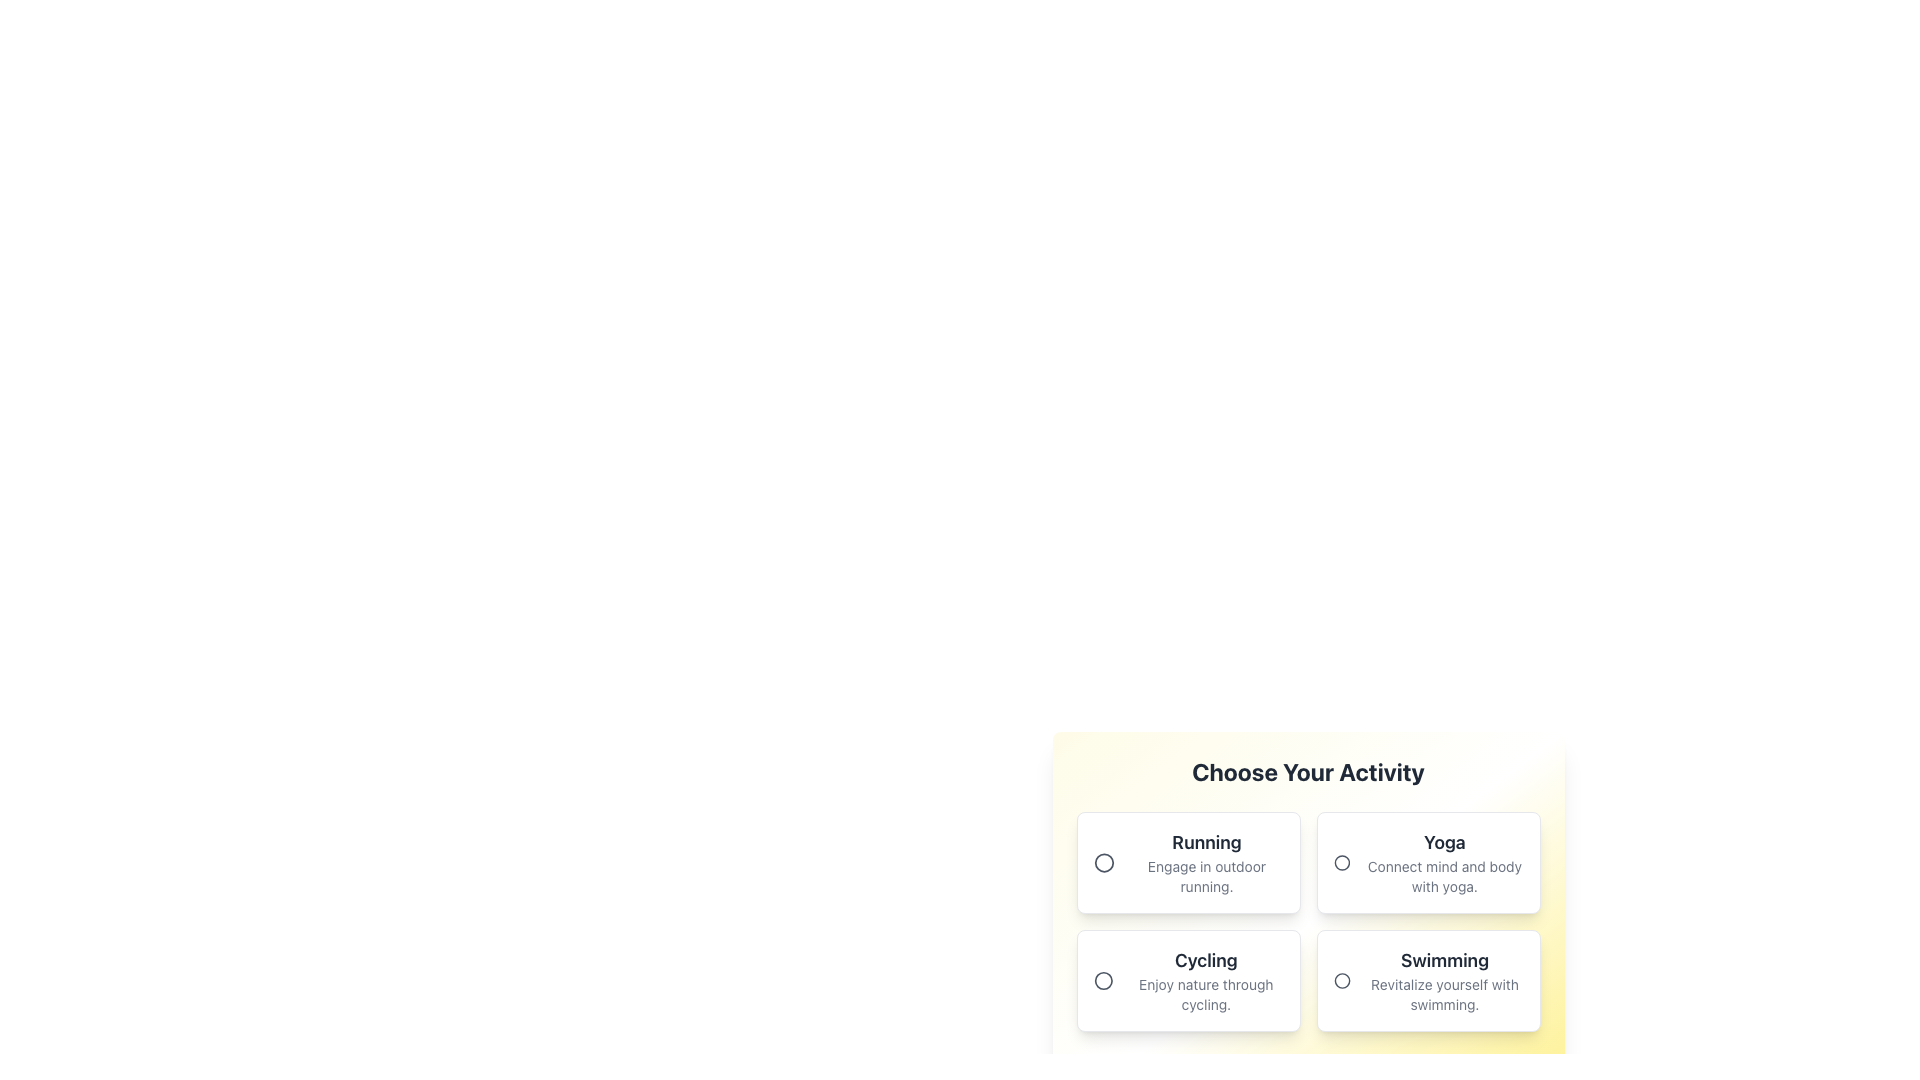 Image resolution: width=1920 pixels, height=1080 pixels. I want to click on the title text element located at the top section of the card-like component with a light yellow gradient background, which guides the user to choose their preferred activity, so click(1308, 770).